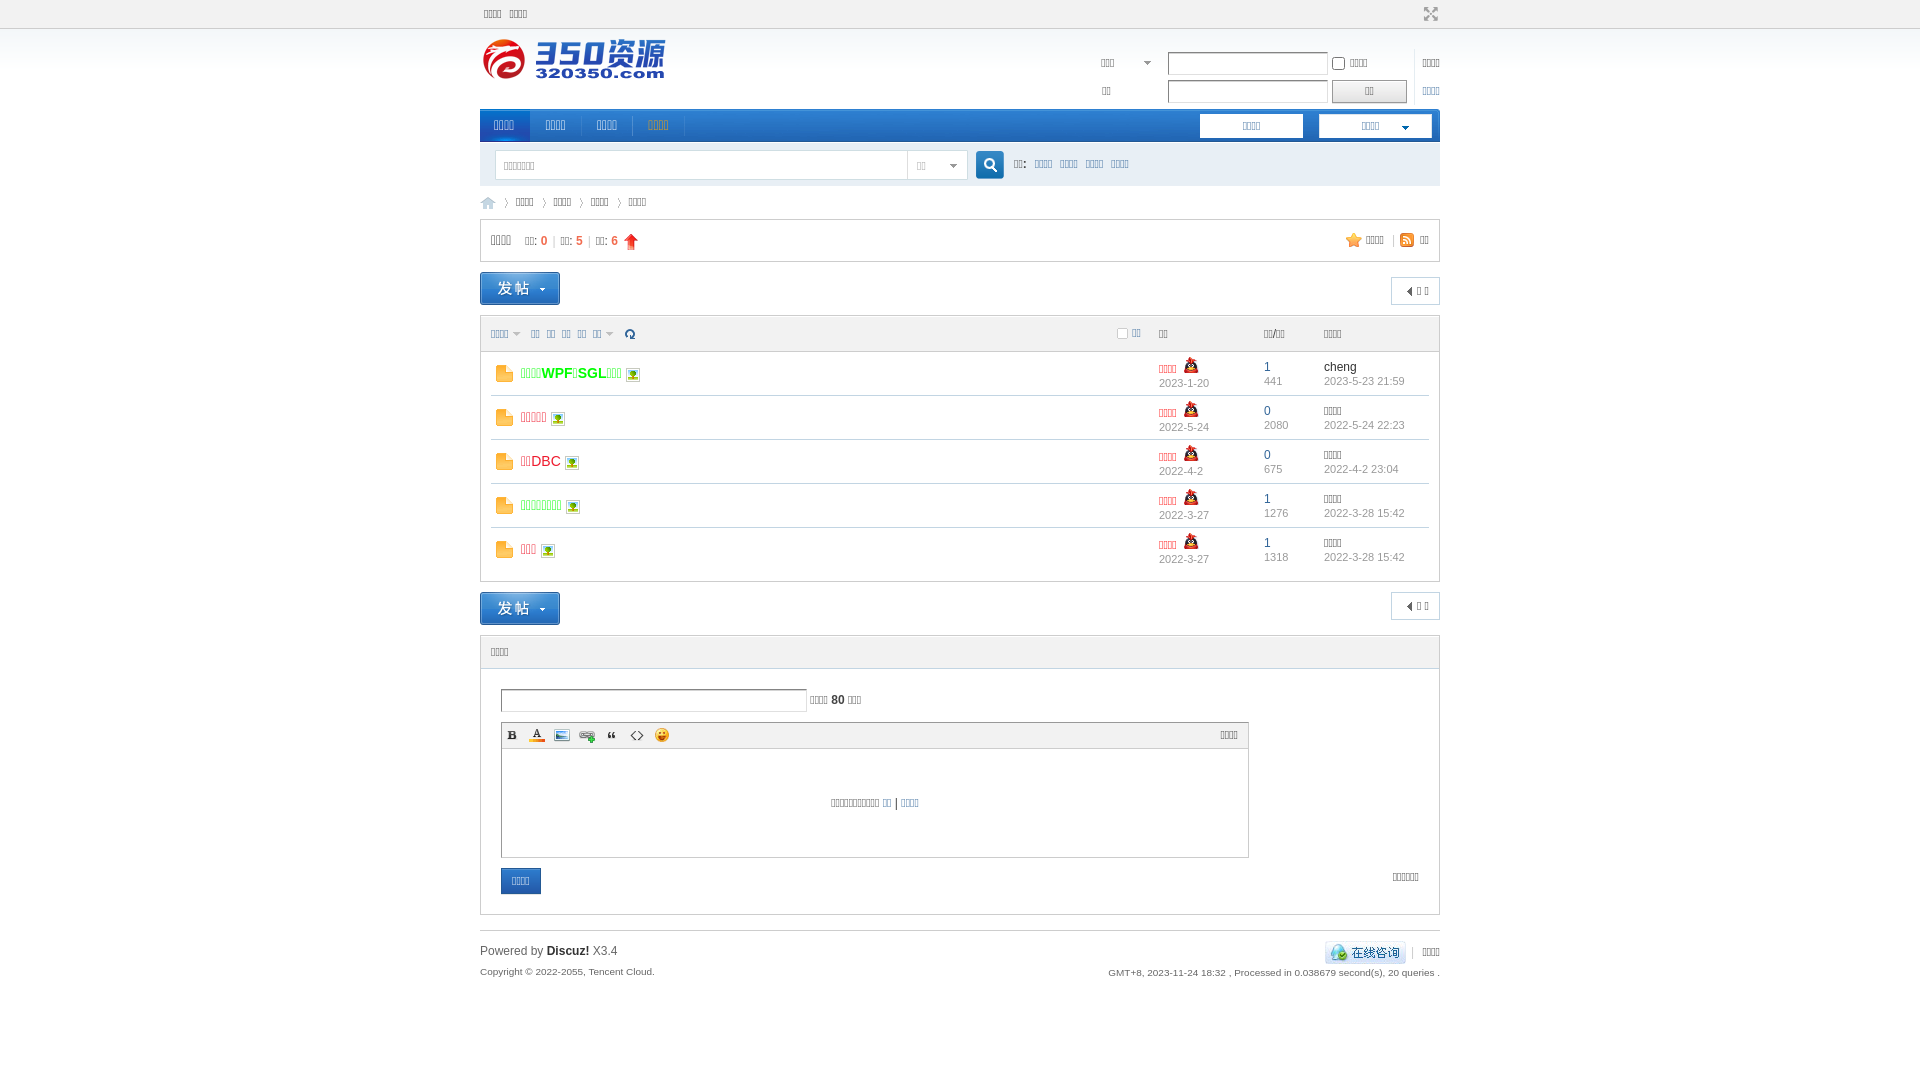  What do you see at coordinates (1363, 380) in the screenshot?
I see `'2023-5-23 21:59'` at bounding box center [1363, 380].